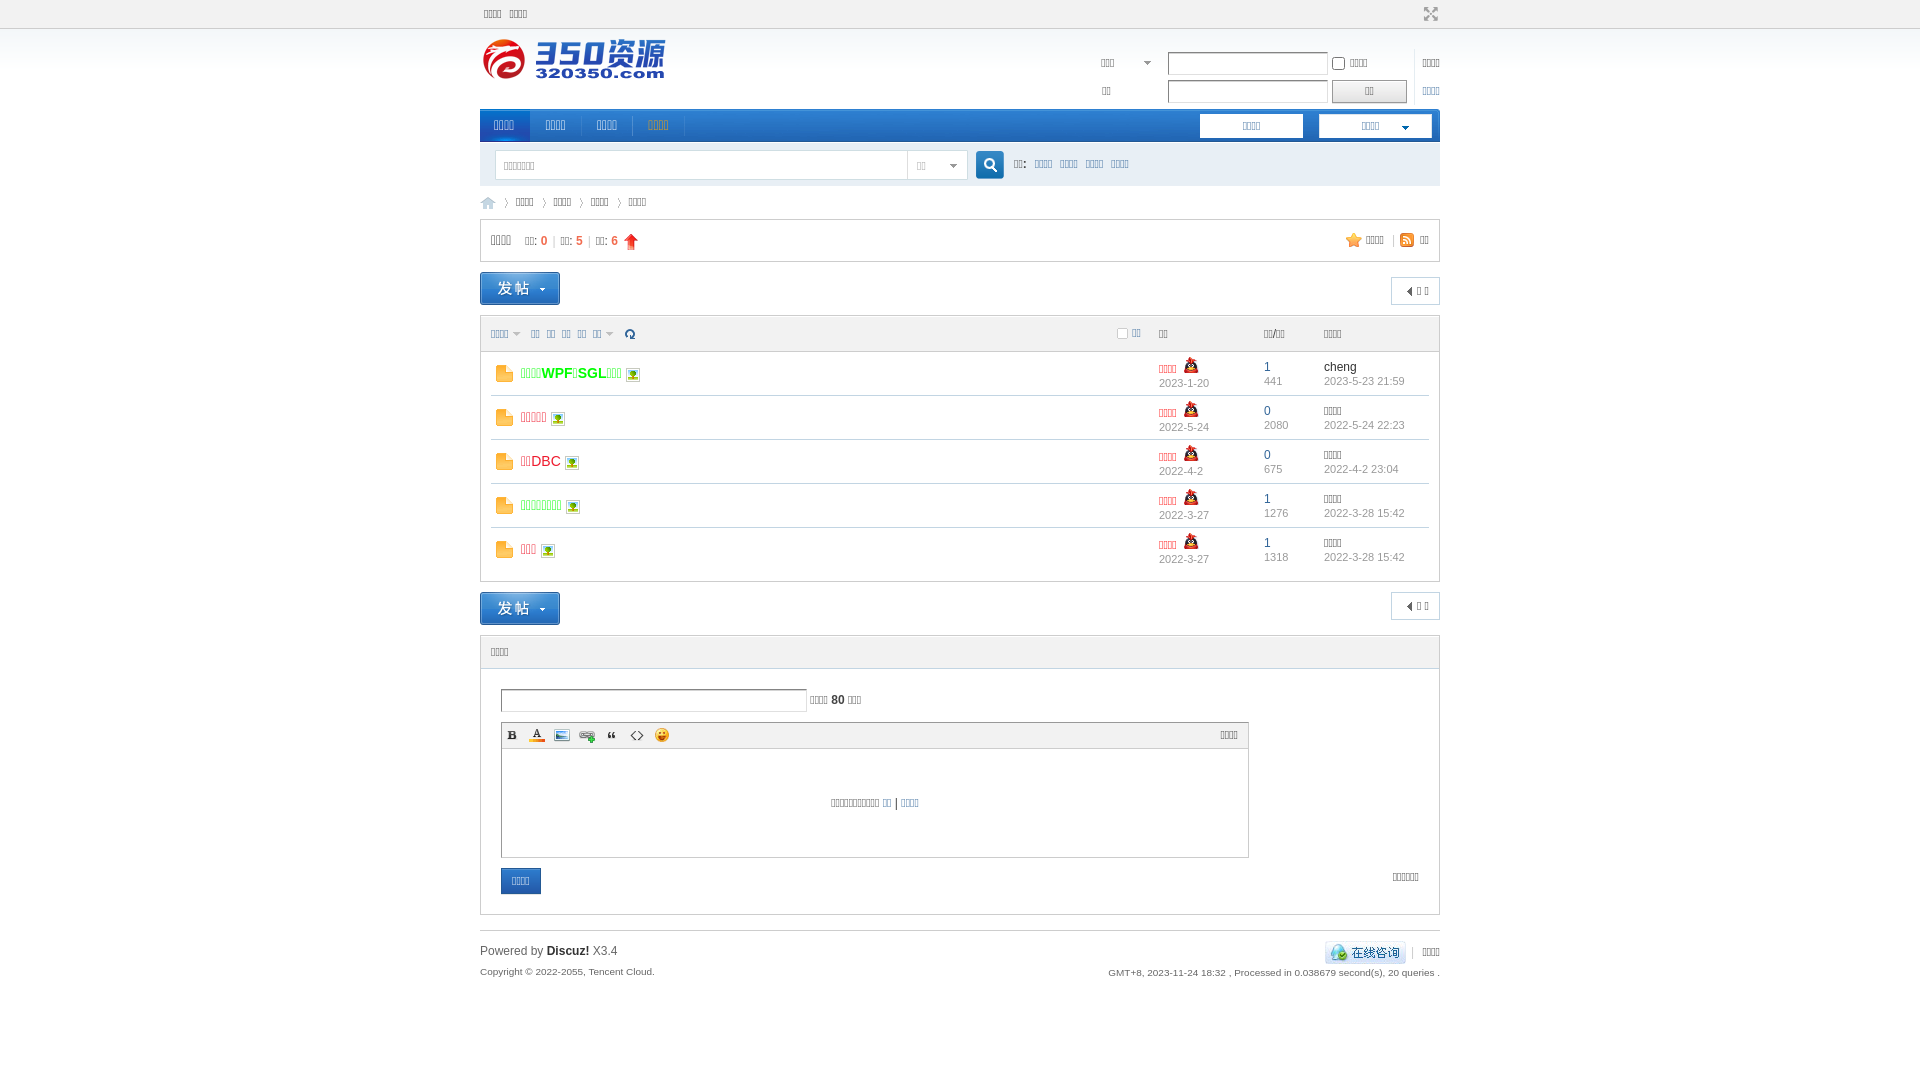  What do you see at coordinates (1363, 380) in the screenshot?
I see `'2023-5-23 21:59'` at bounding box center [1363, 380].